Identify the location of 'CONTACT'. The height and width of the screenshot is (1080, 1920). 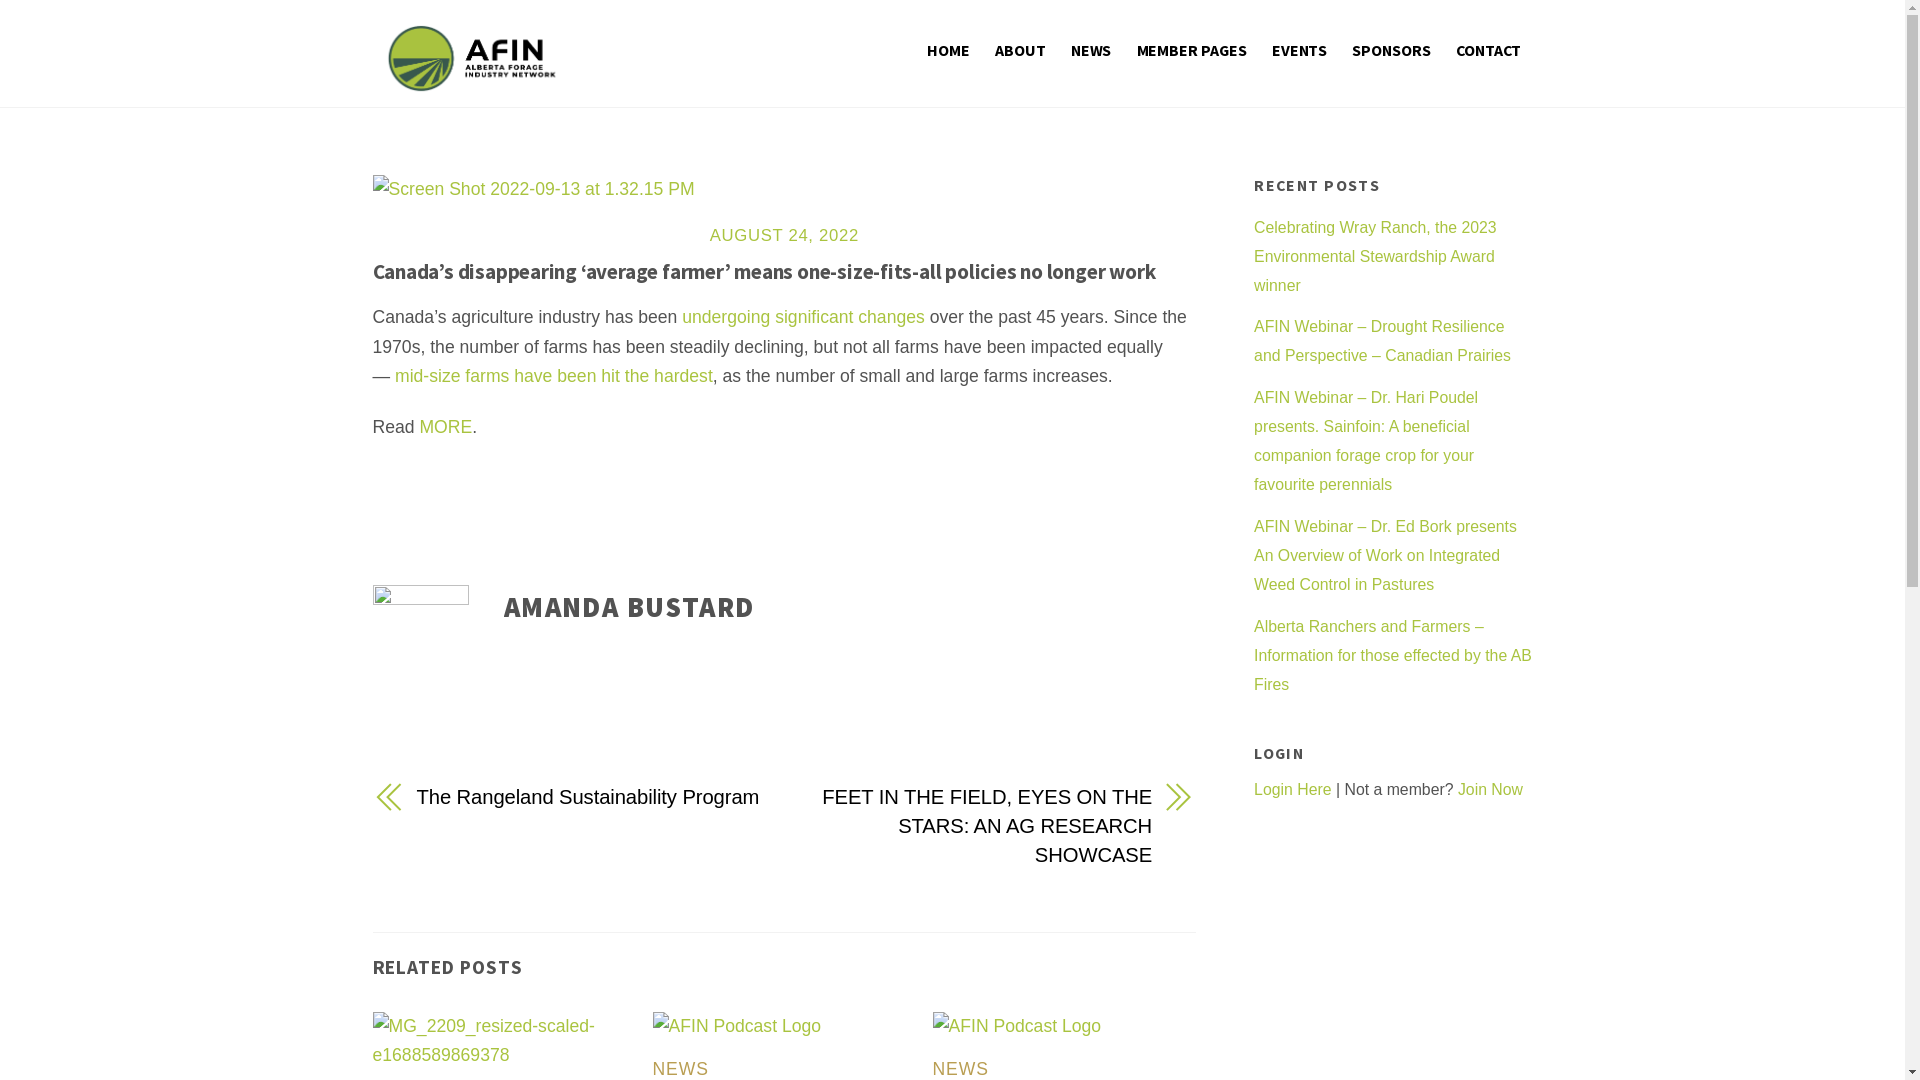
(1488, 48).